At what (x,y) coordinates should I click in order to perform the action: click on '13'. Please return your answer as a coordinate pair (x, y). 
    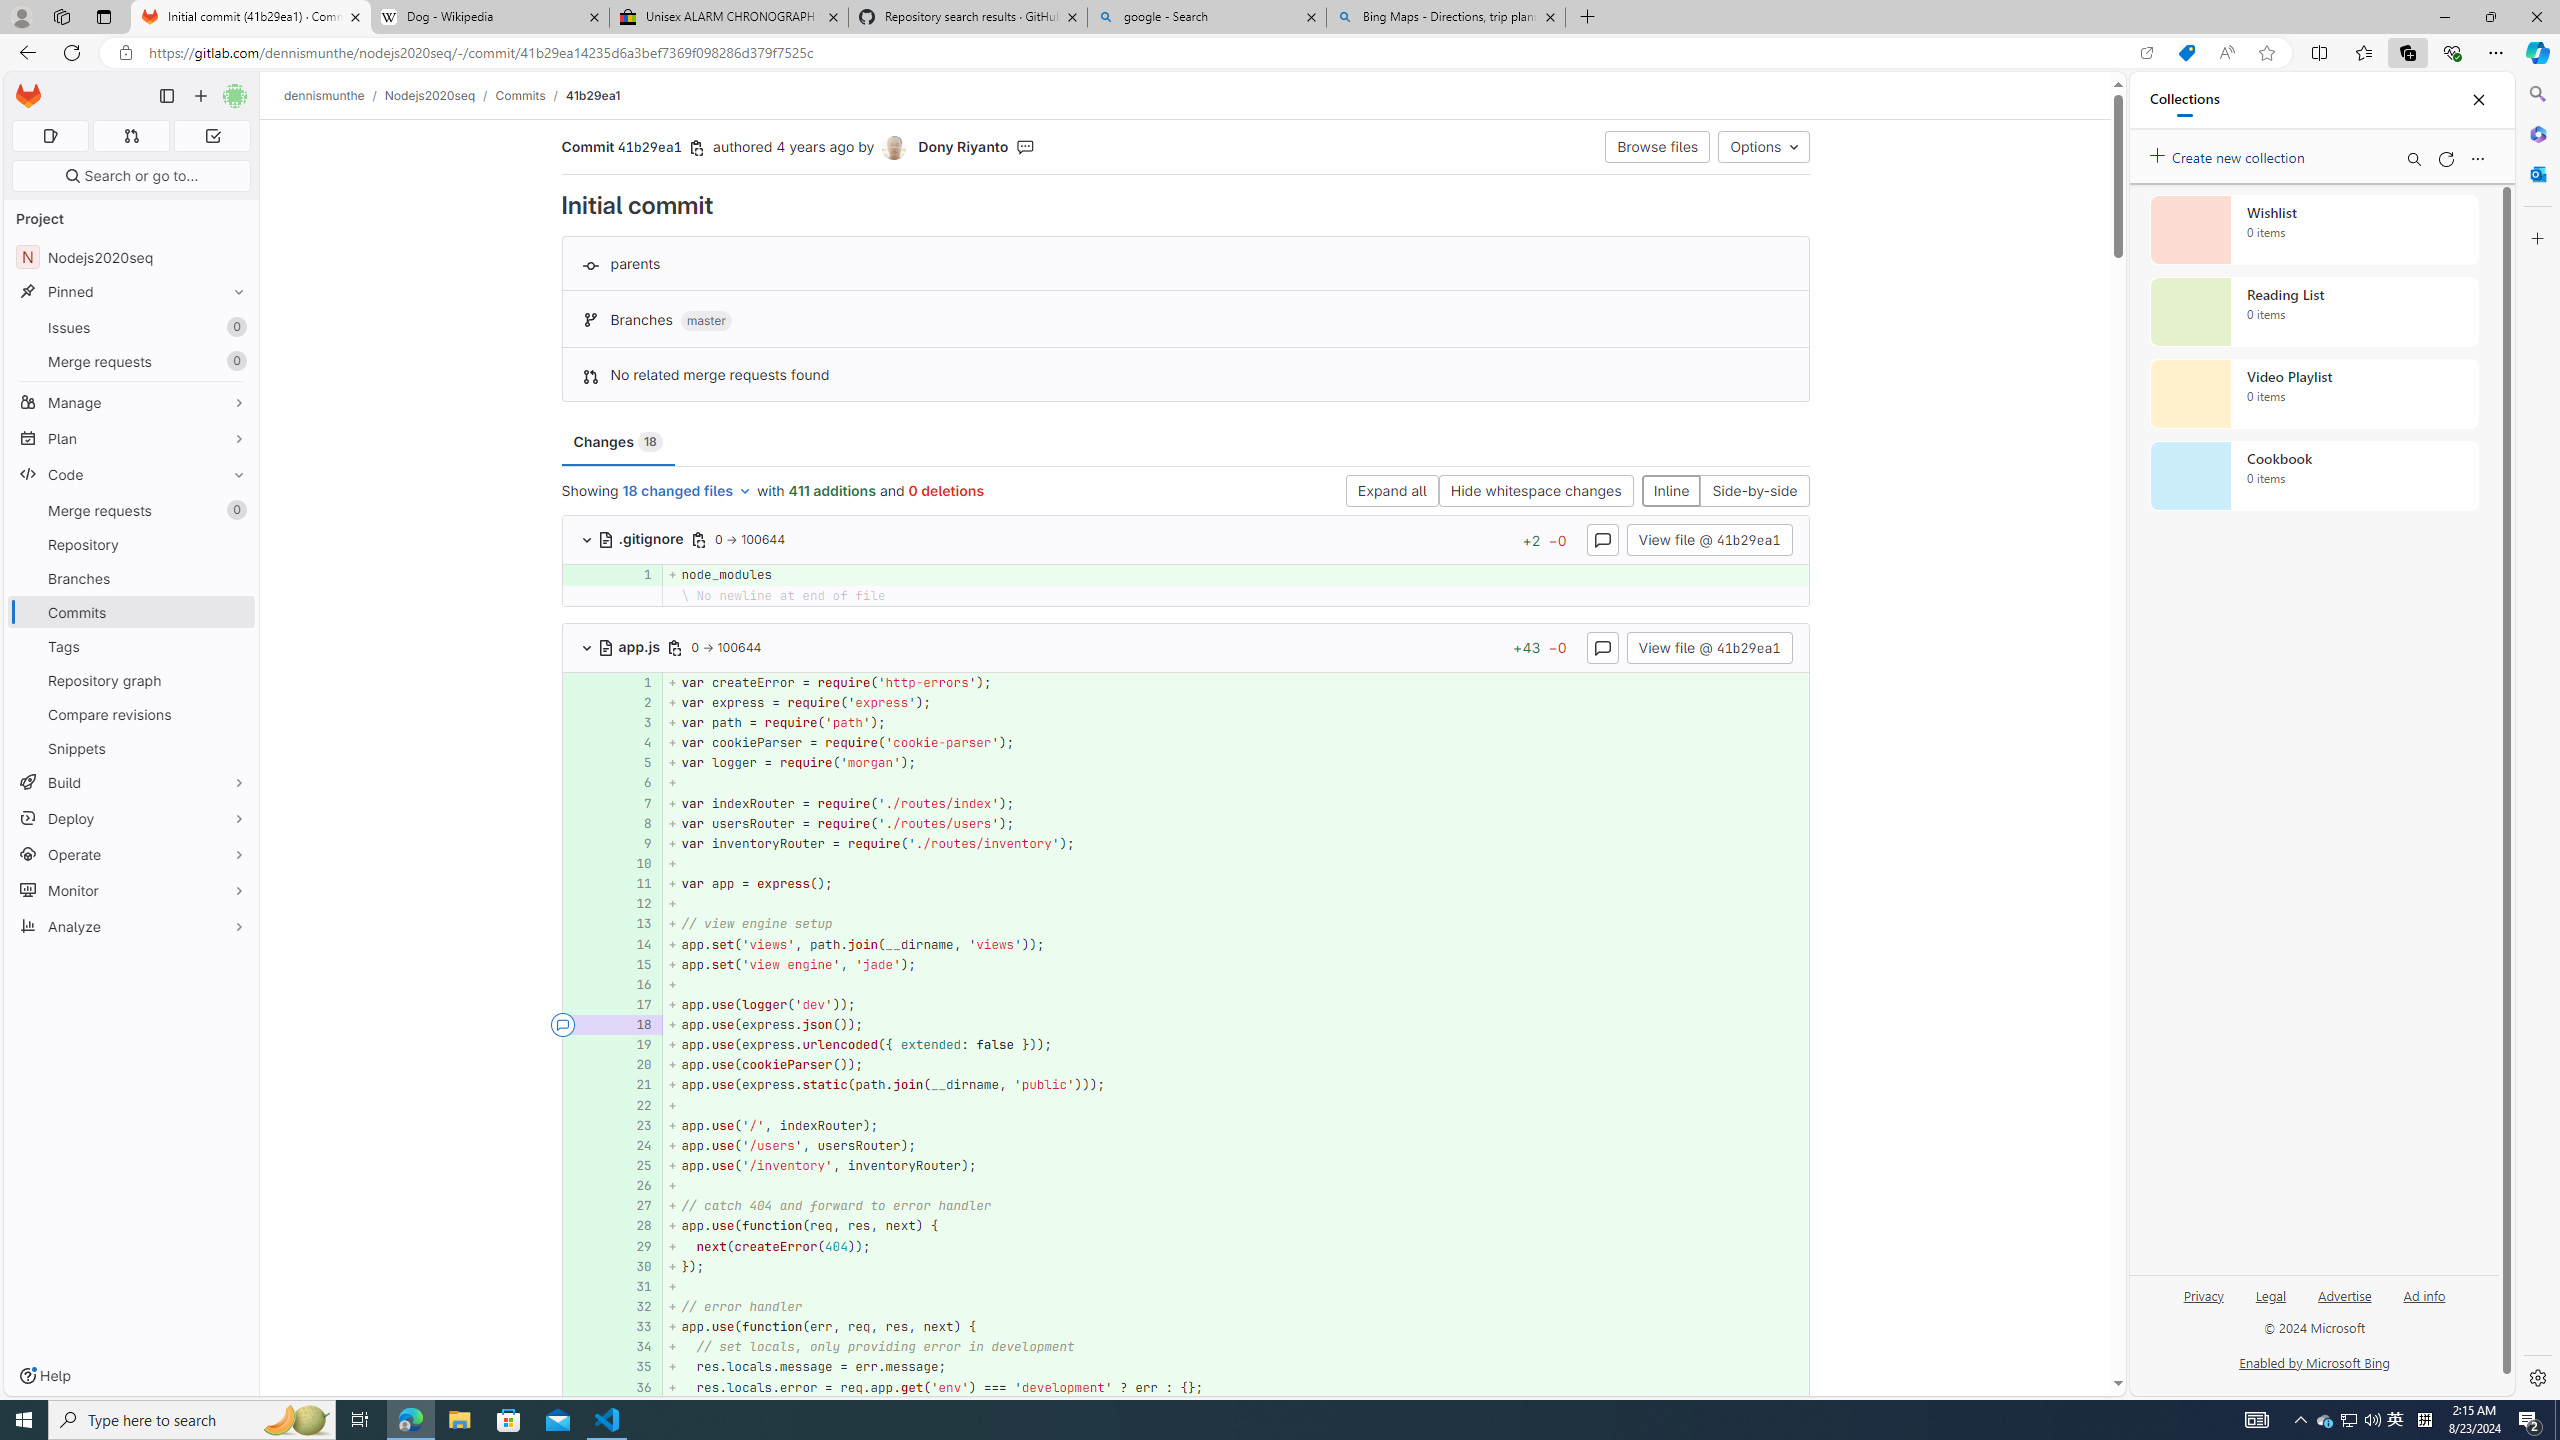
    Looking at the image, I should click on (633, 923).